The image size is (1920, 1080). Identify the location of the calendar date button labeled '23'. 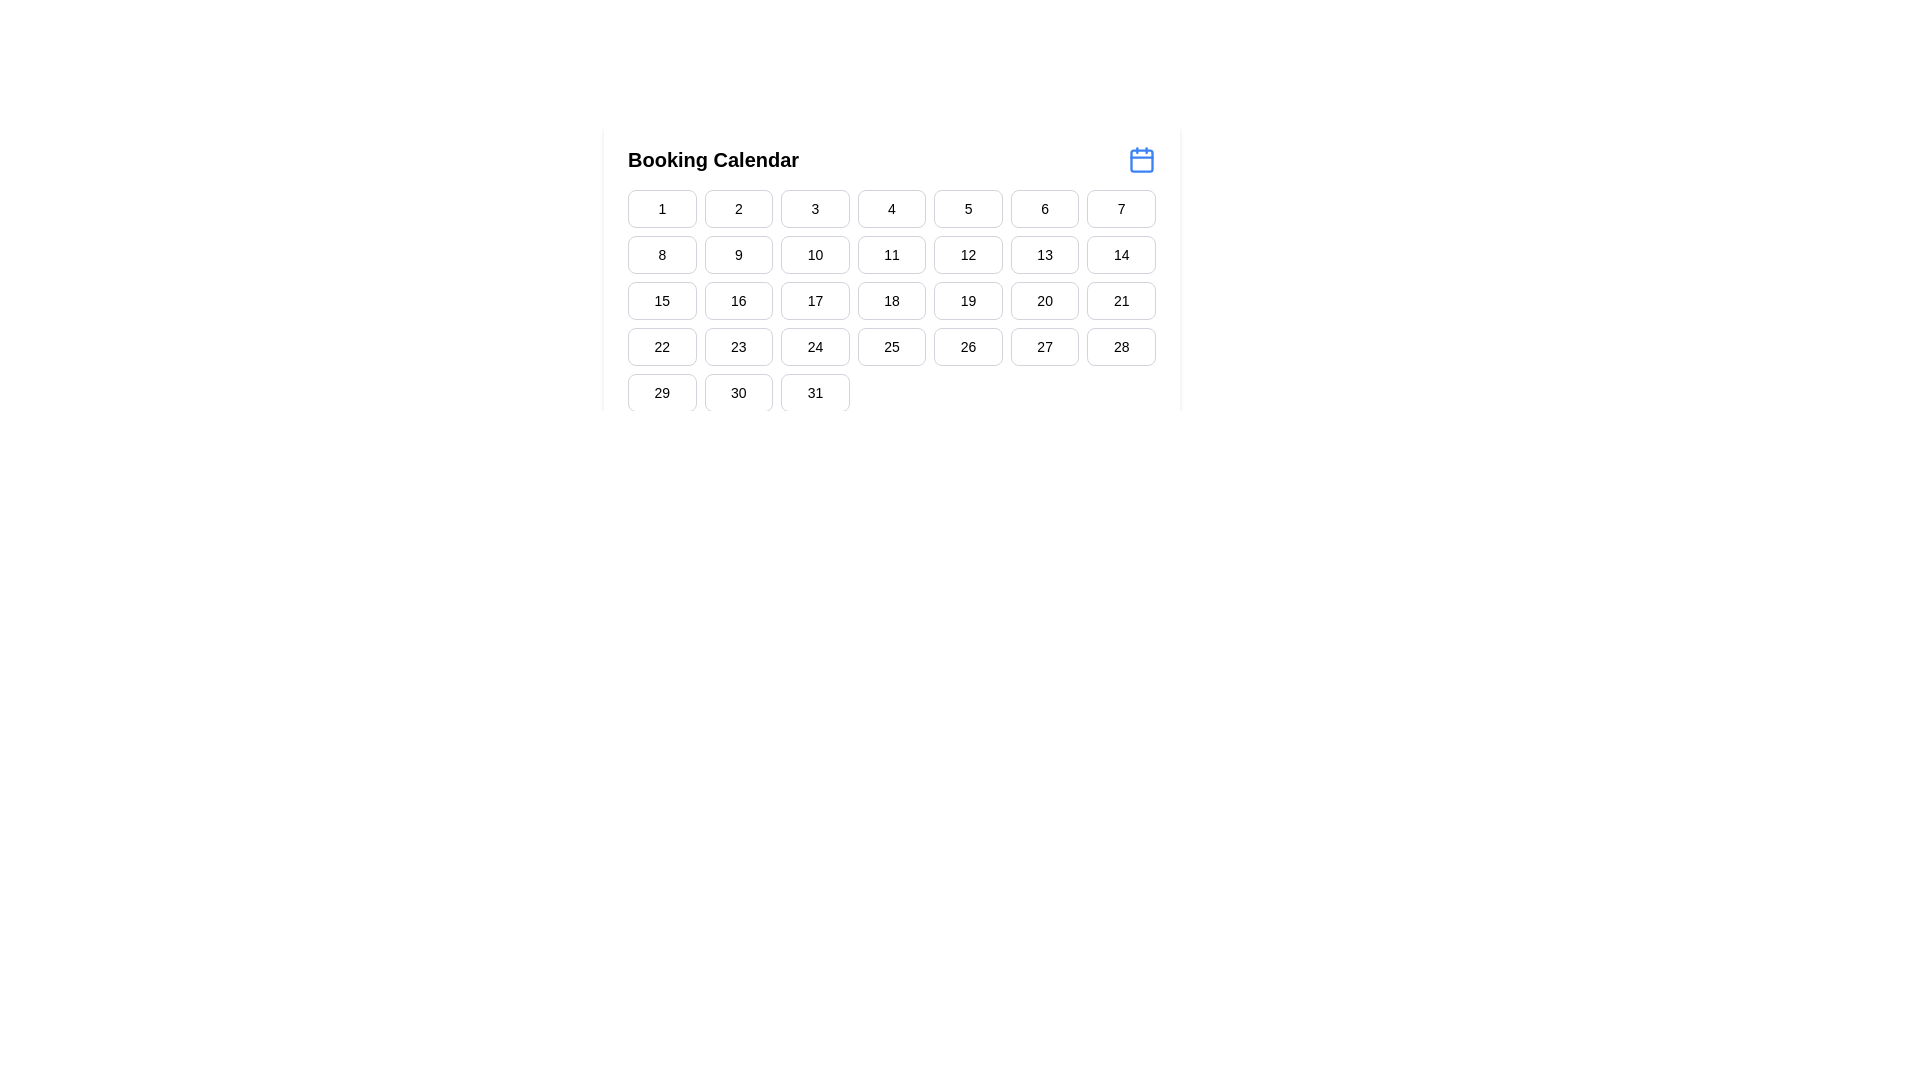
(737, 346).